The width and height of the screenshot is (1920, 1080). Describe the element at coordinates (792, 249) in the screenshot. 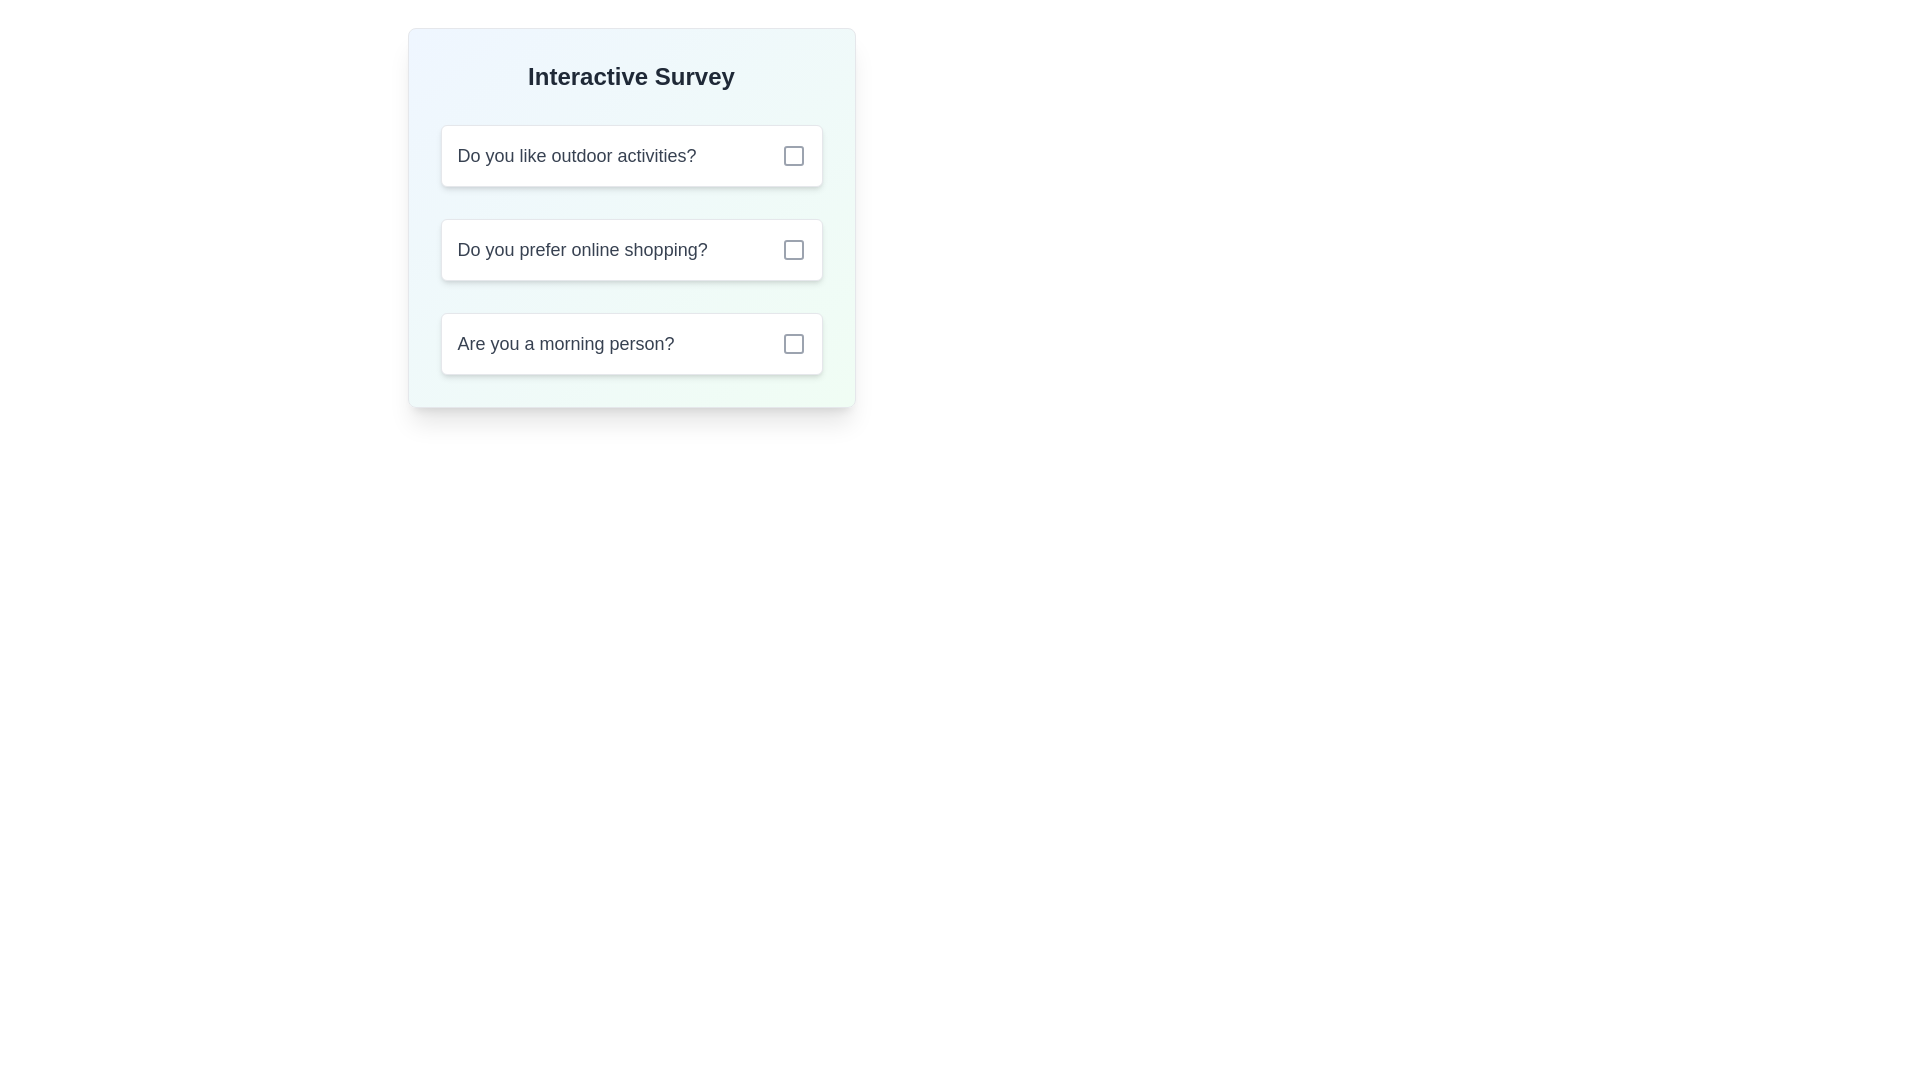

I see `the checkbox next` at that location.